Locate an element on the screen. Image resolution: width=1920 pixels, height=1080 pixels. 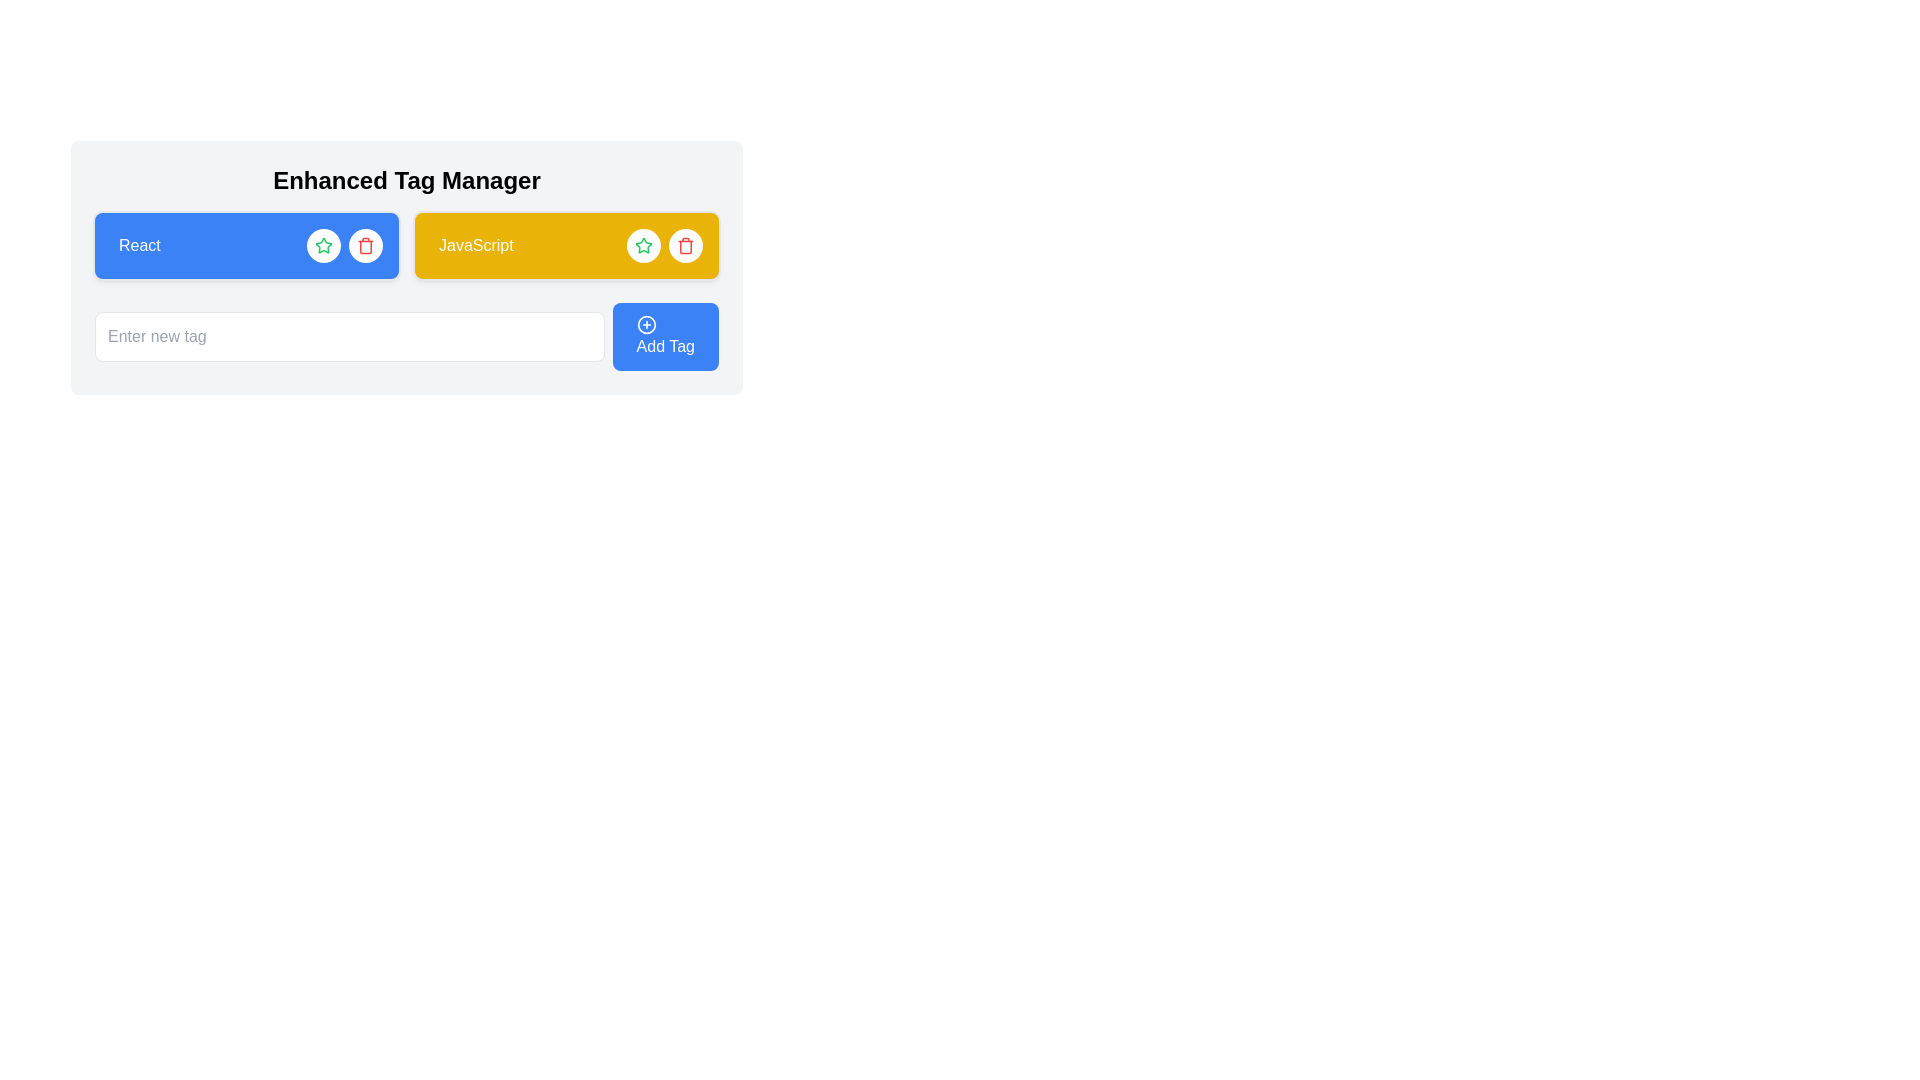
the SVG trash icon located at the center of the yellow 'JavaScript' tag is located at coordinates (365, 245).